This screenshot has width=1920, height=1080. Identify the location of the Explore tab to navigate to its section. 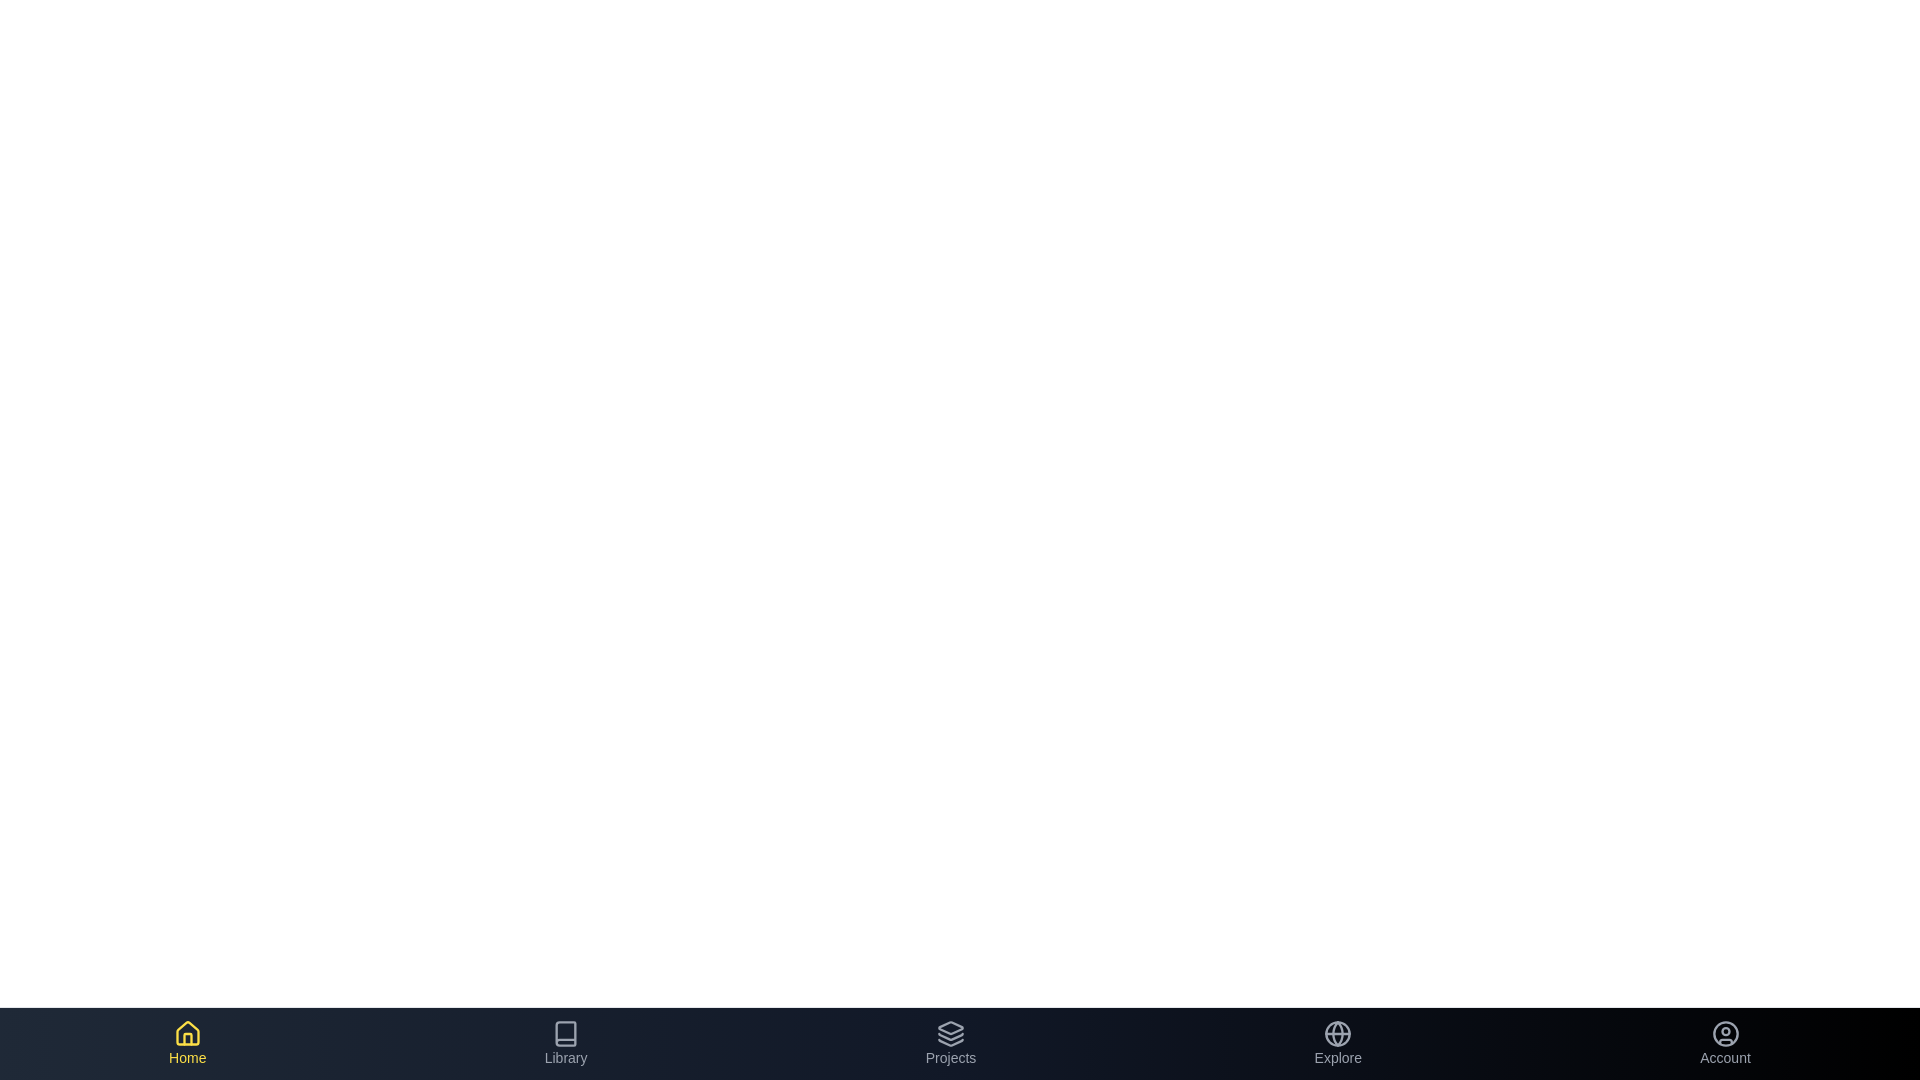
(1338, 1043).